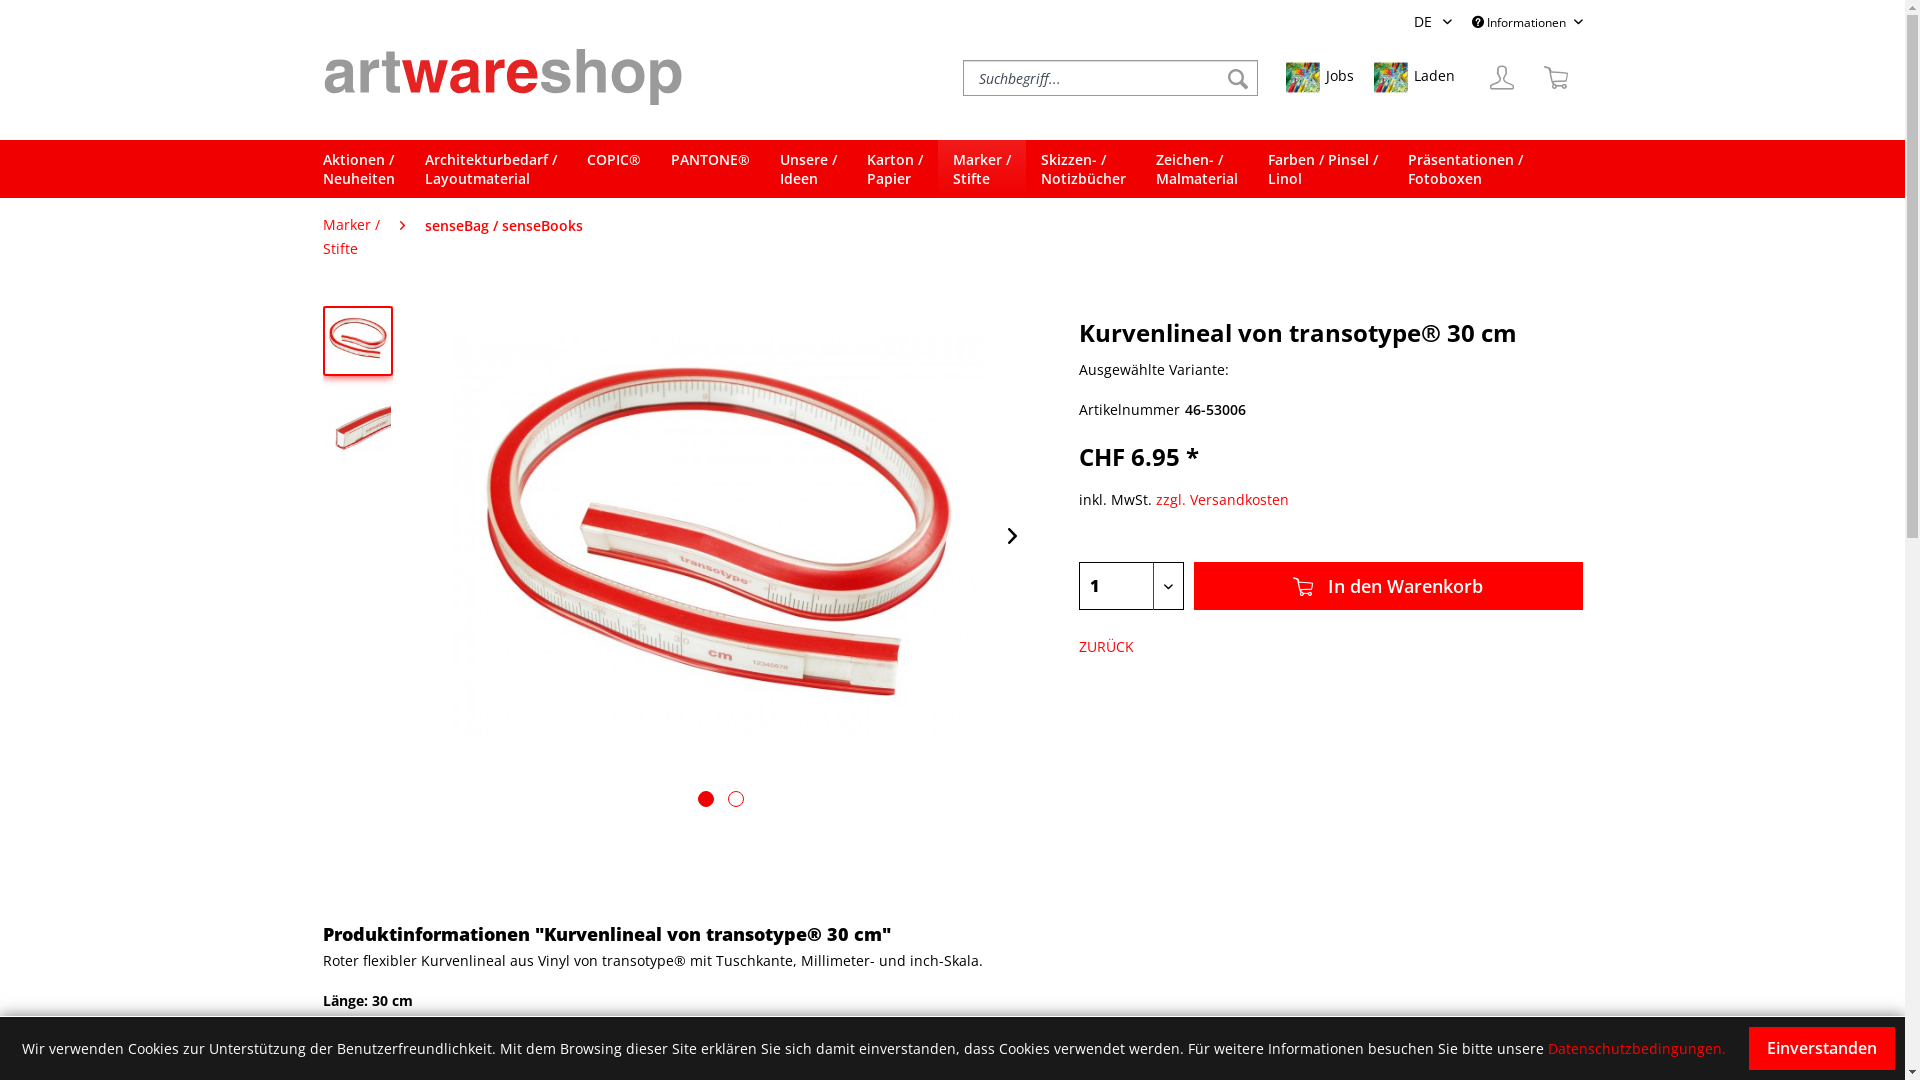 The width and height of the screenshot is (1920, 1080). I want to click on 'Laden', so click(1413, 76).